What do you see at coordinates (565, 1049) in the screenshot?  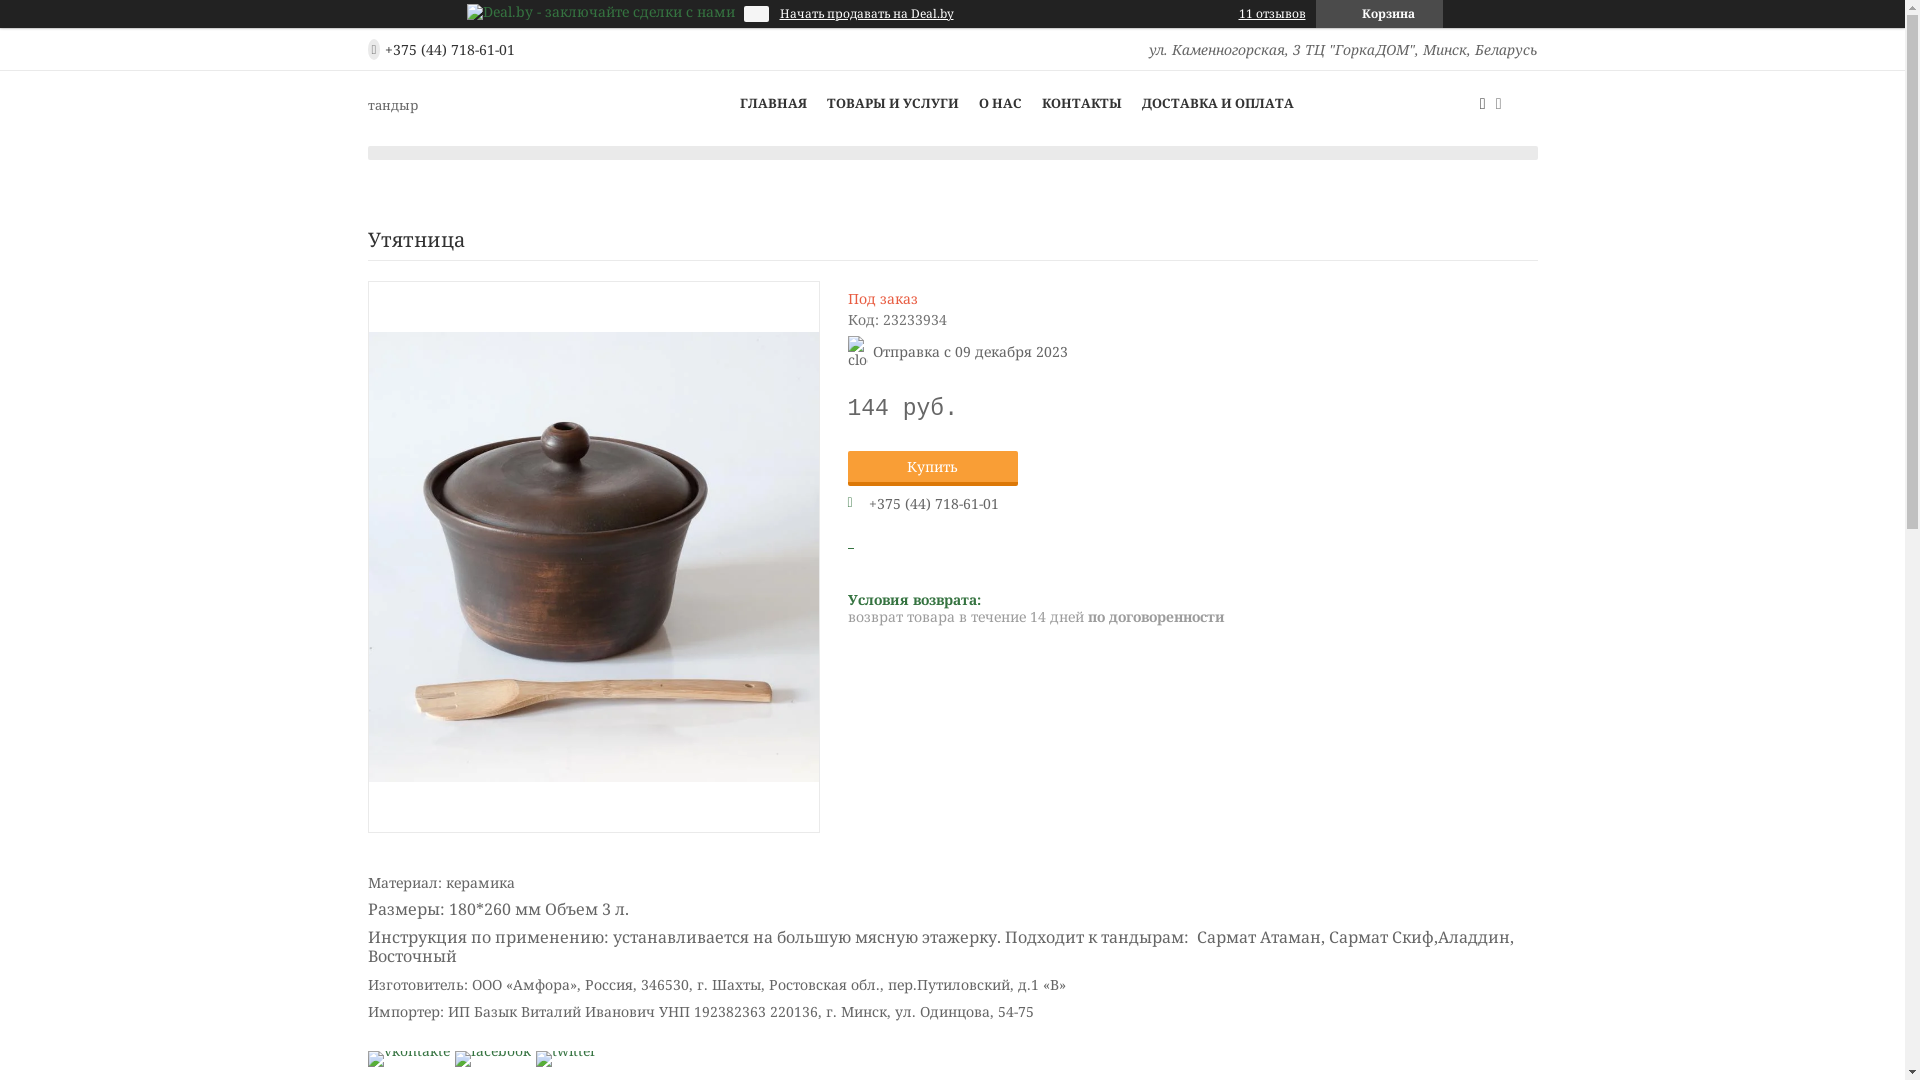 I see `'twitter'` at bounding box center [565, 1049].